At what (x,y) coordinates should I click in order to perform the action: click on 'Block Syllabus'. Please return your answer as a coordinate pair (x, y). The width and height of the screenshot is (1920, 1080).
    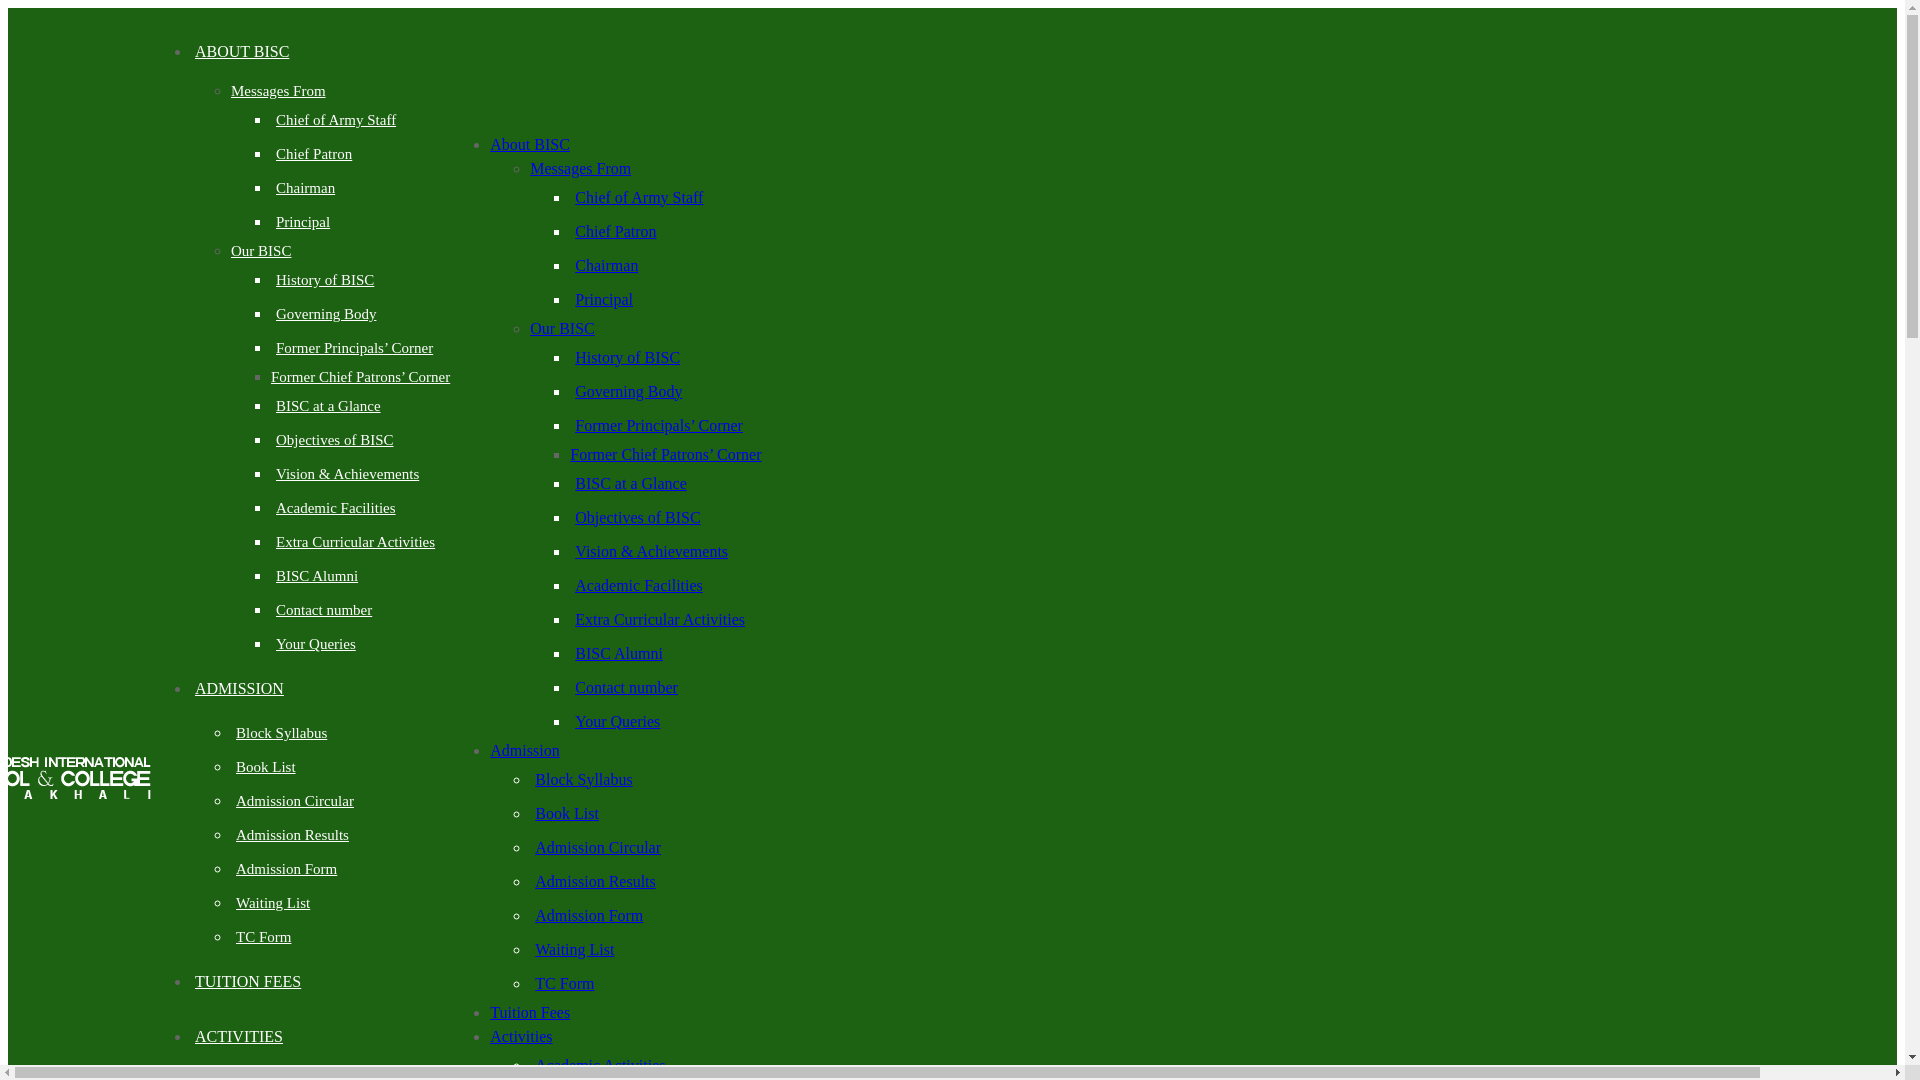
    Looking at the image, I should click on (534, 777).